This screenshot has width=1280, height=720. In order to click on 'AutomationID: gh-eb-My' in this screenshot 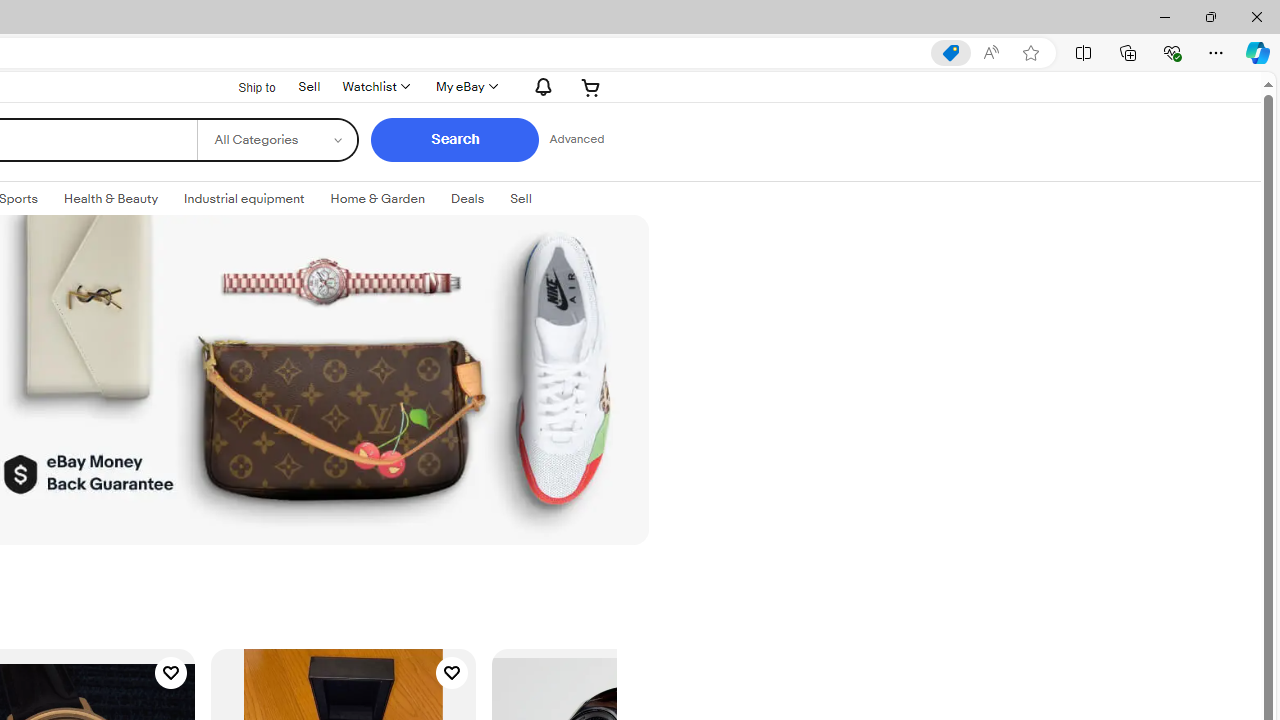, I will do `click(464, 86)`.